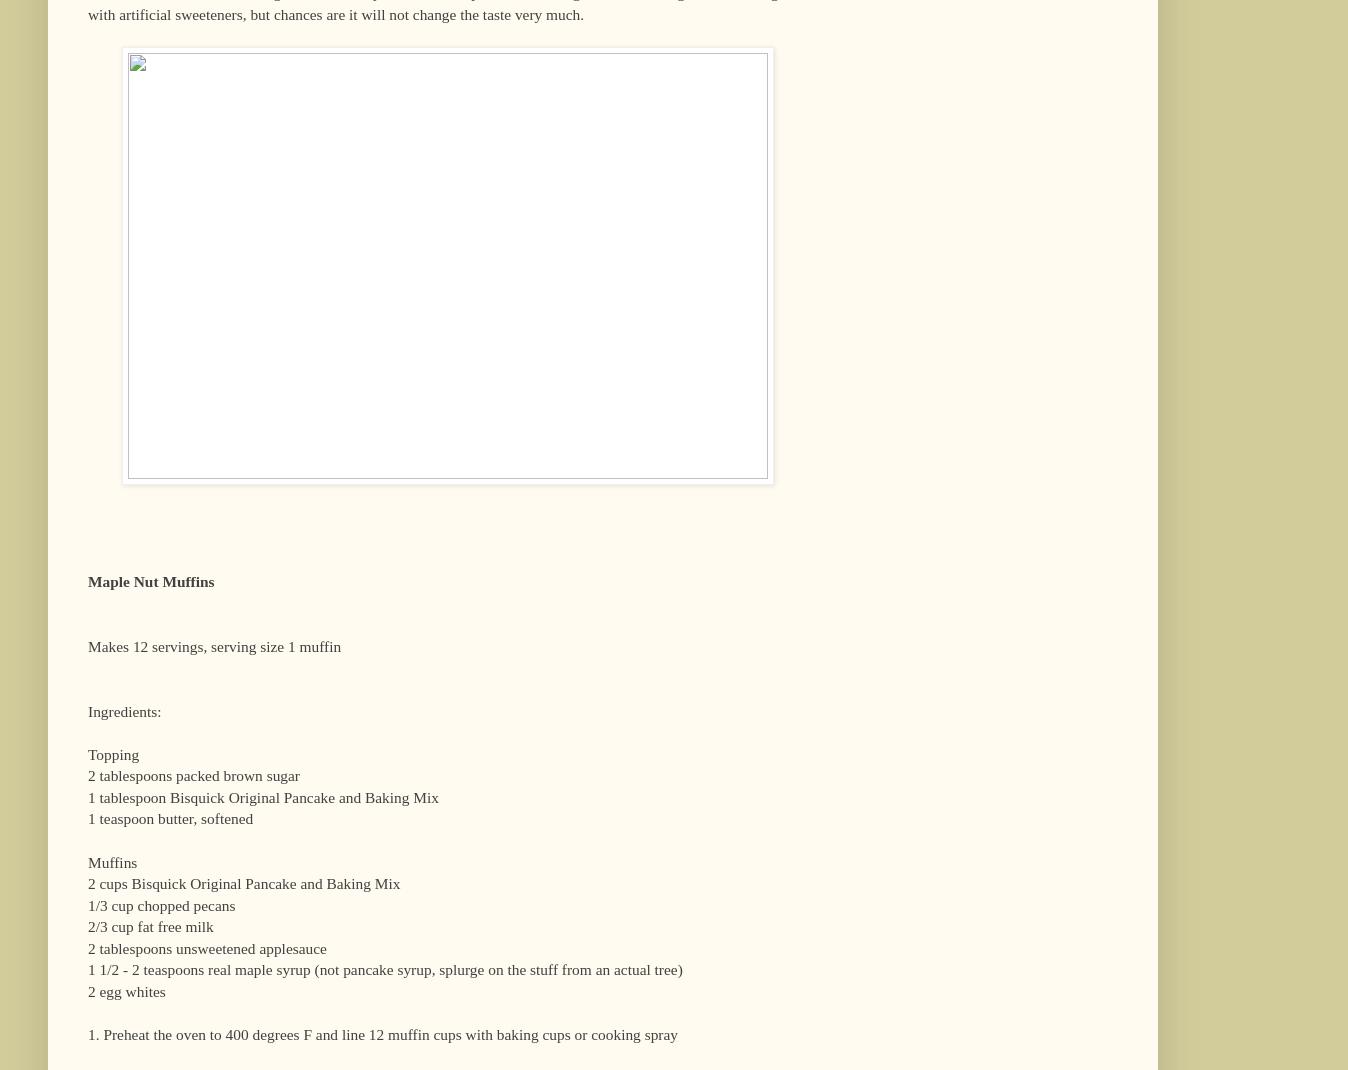  I want to click on '2/3 cup fat free milk', so click(149, 925).